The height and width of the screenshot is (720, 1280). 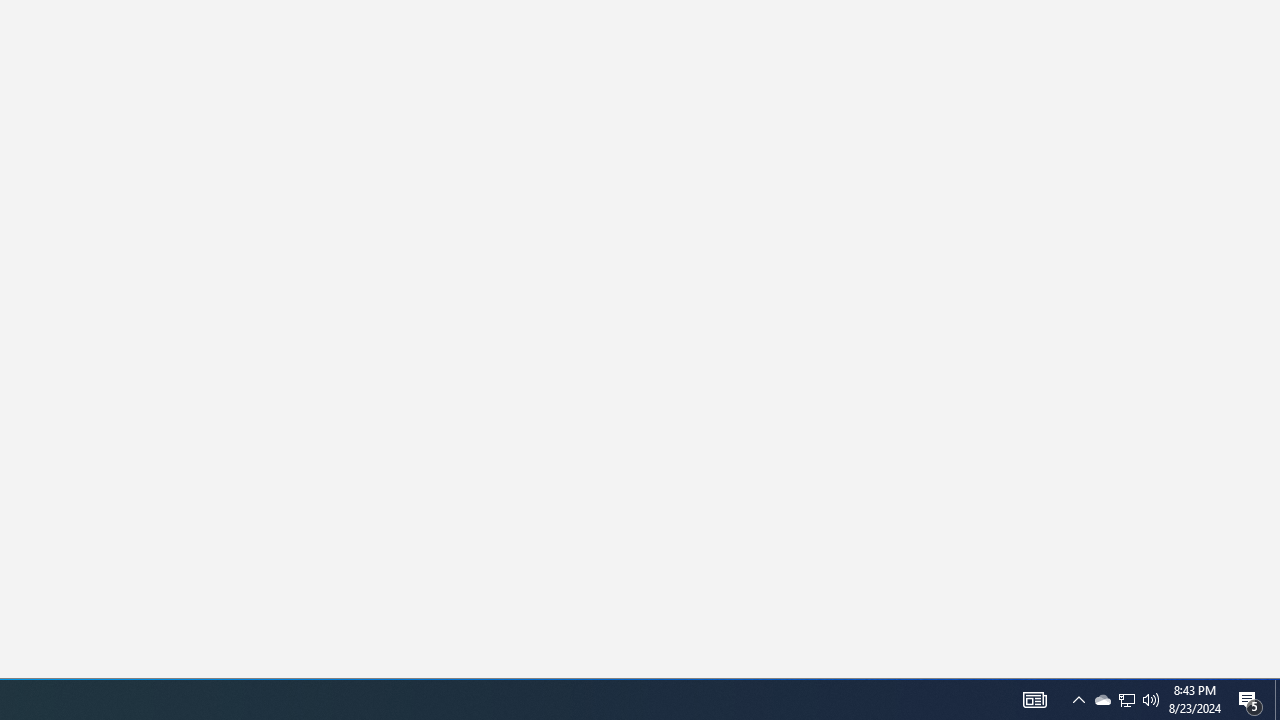 What do you see at coordinates (1127, 698) in the screenshot?
I see `'Notification Chevron'` at bounding box center [1127, 698].